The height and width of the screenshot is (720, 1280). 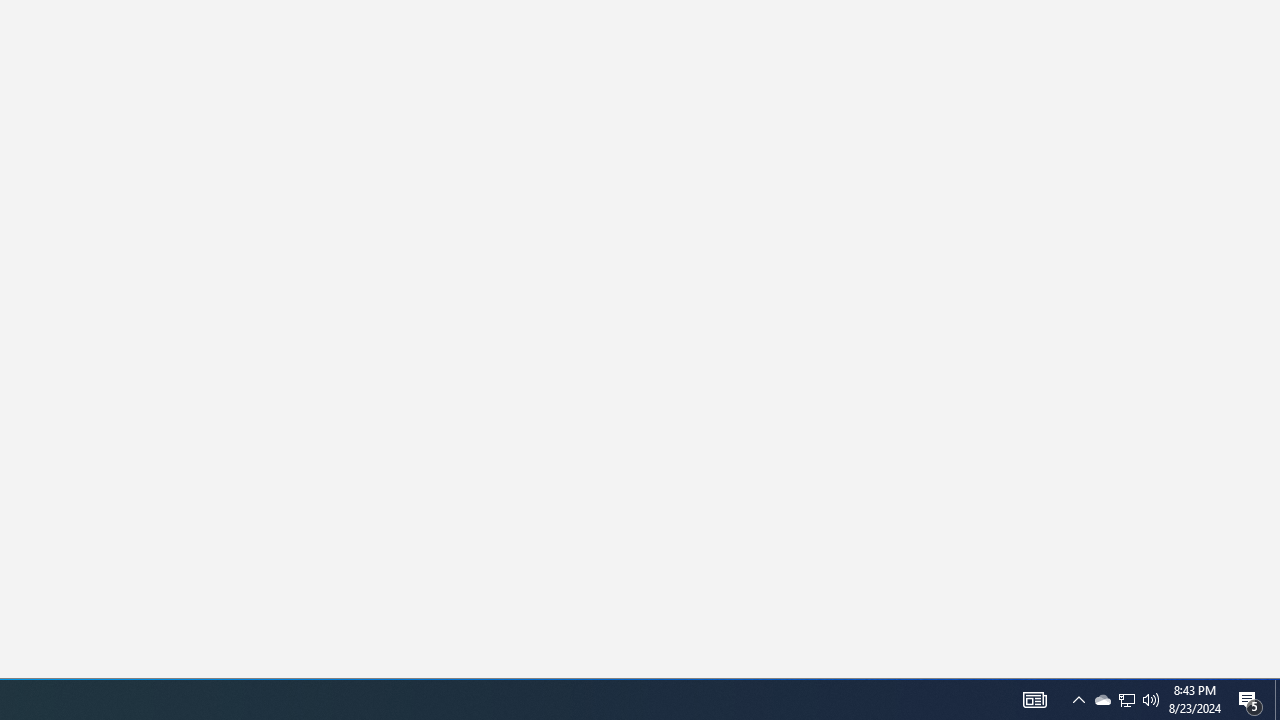 What do you see at coordinates (1127, 698) in the screenshot?
I see `'Notification Chevron'` at bounding box center [1127, 698].